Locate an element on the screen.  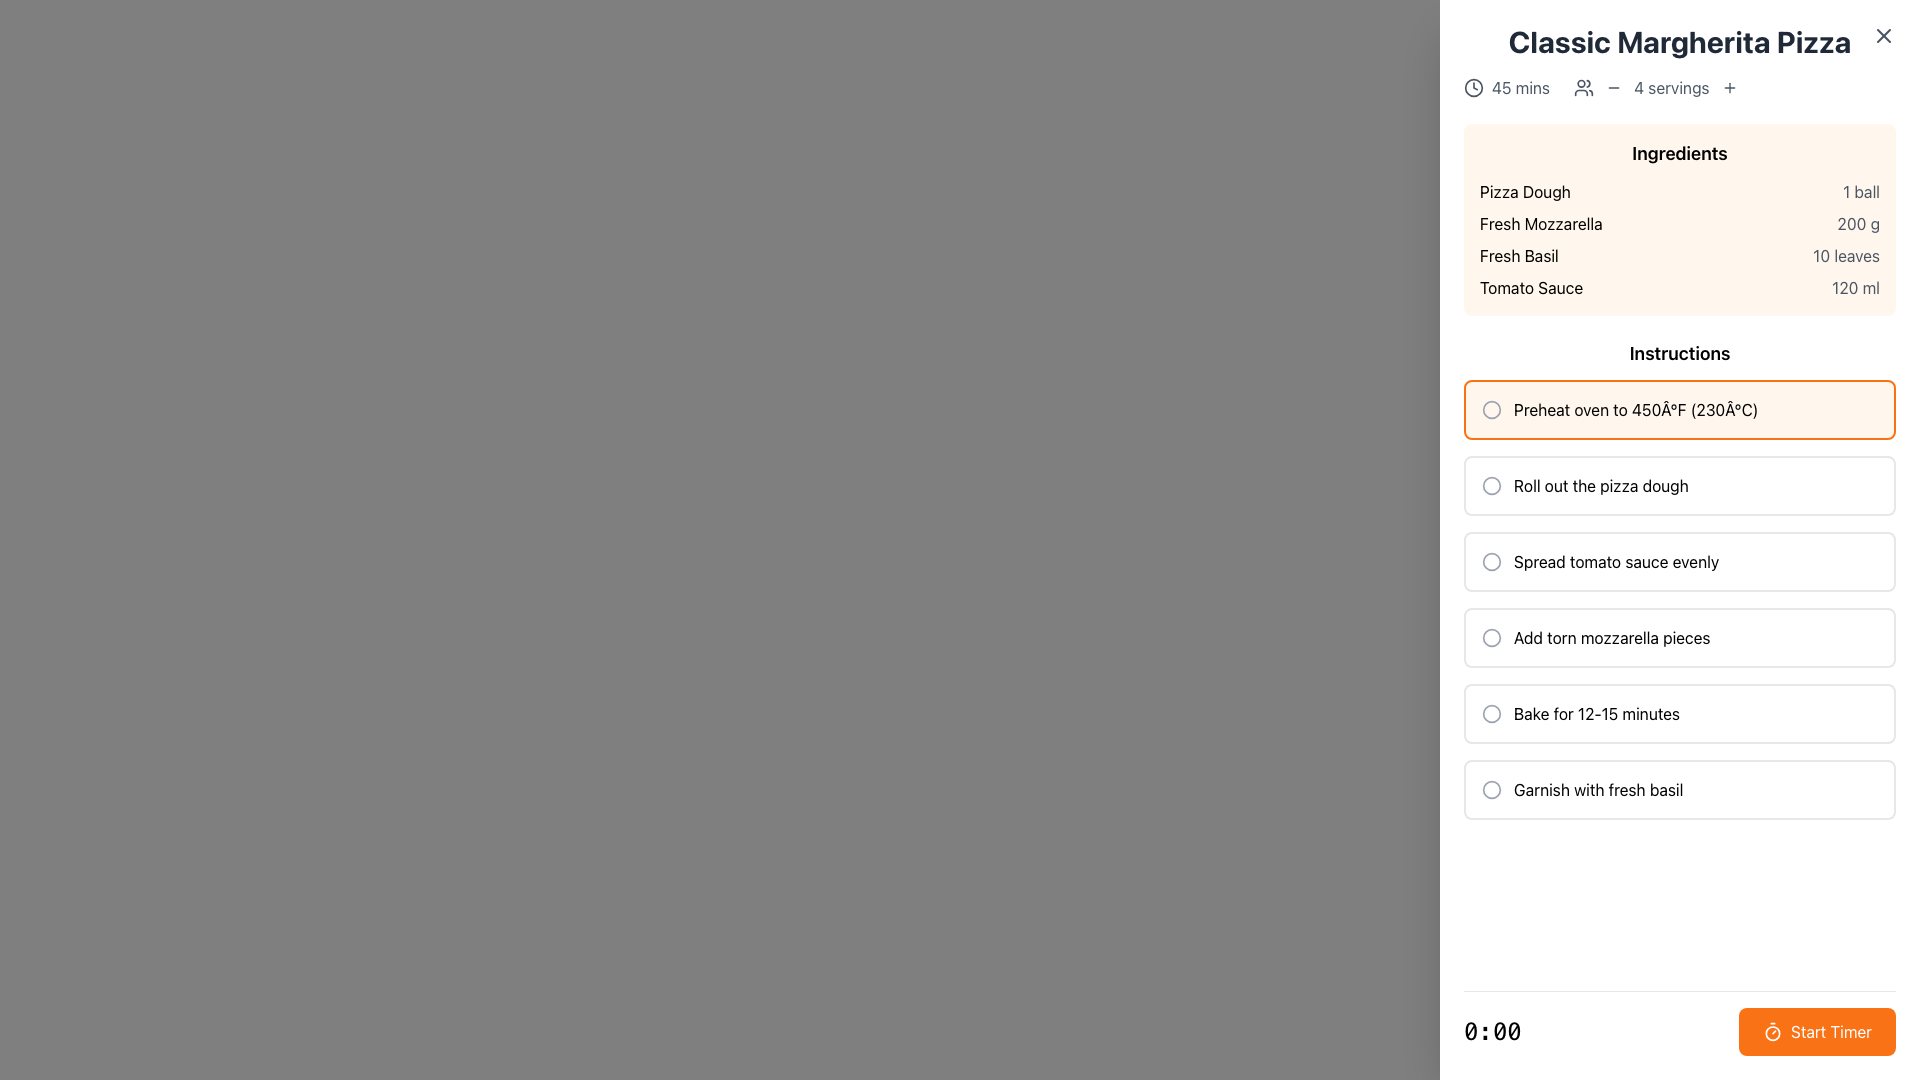
the Text Label providing guidance to spread tomato sauce evenly, which is located in the third step of the 'Instructions' list on the right panel is located at coordinates (1616, 562).